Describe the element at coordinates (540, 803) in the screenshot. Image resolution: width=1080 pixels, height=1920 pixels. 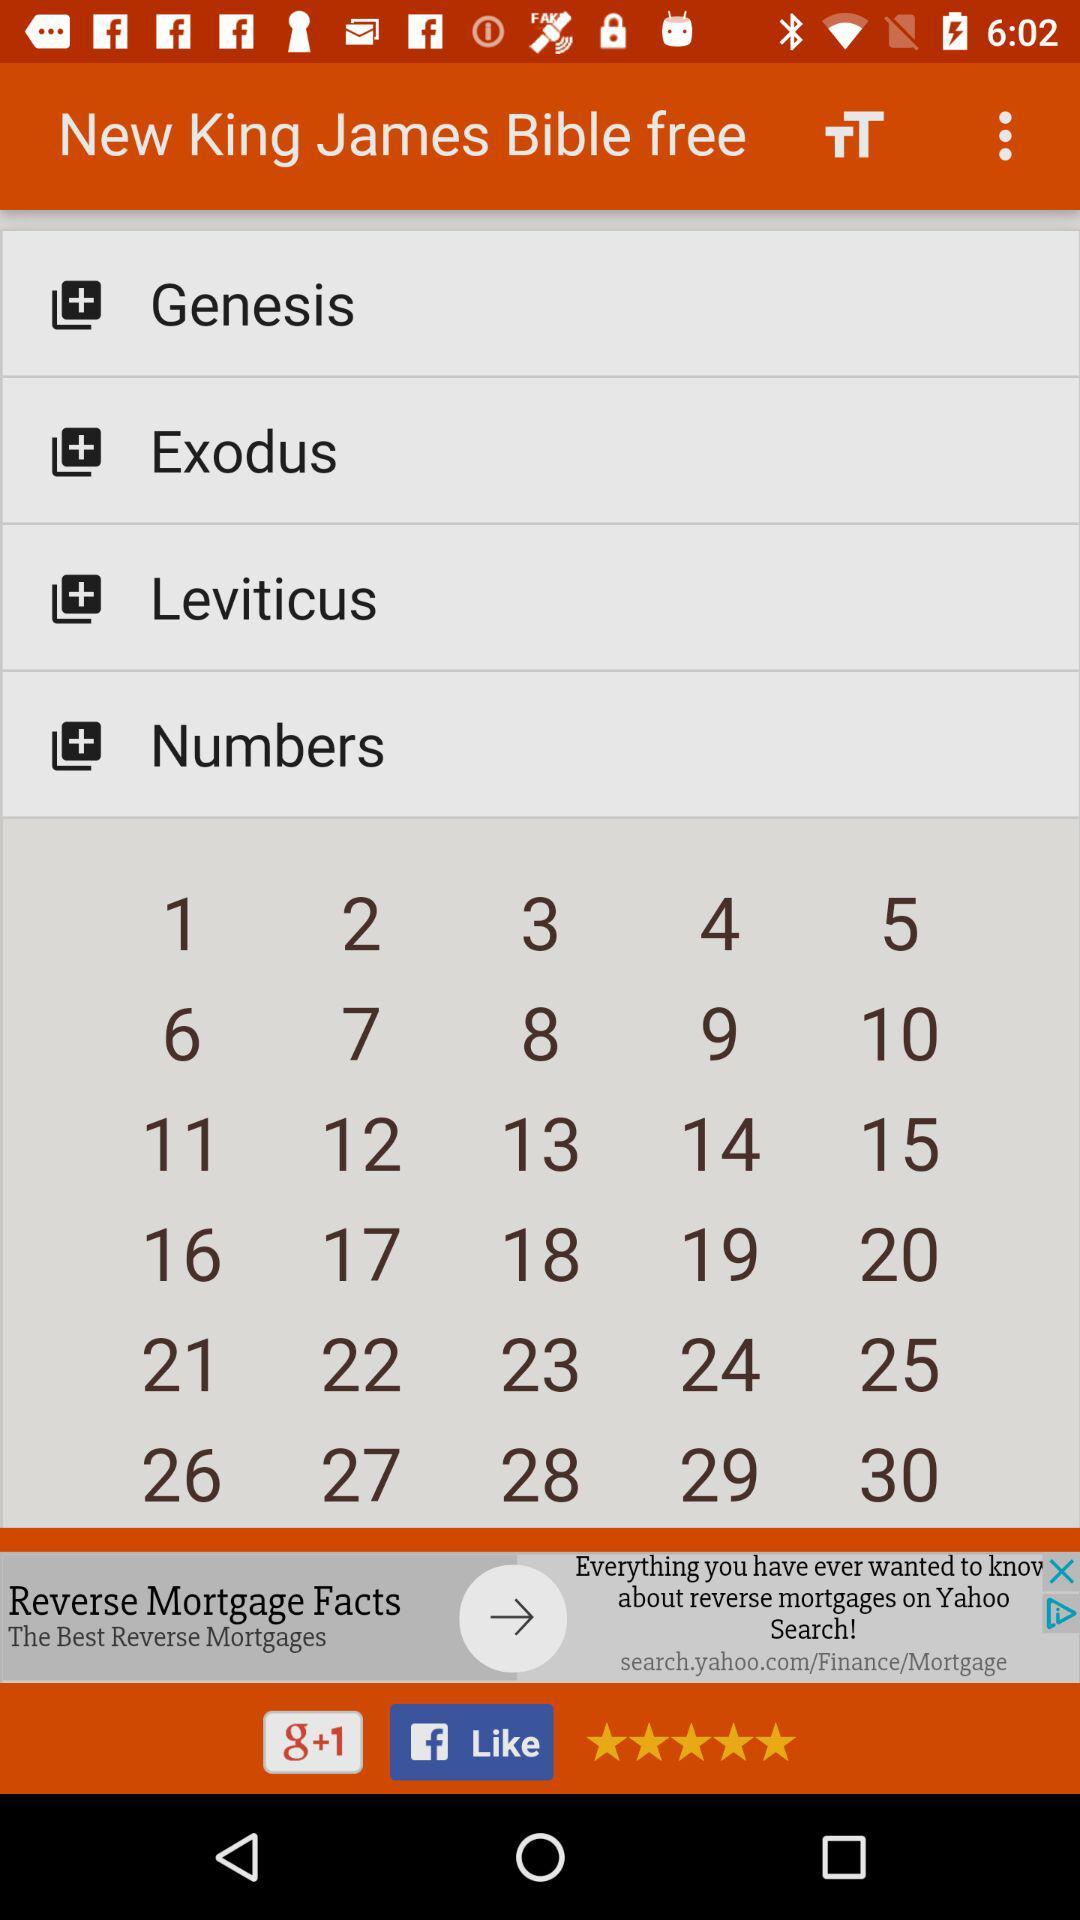
I see `home page of the app` at that location.